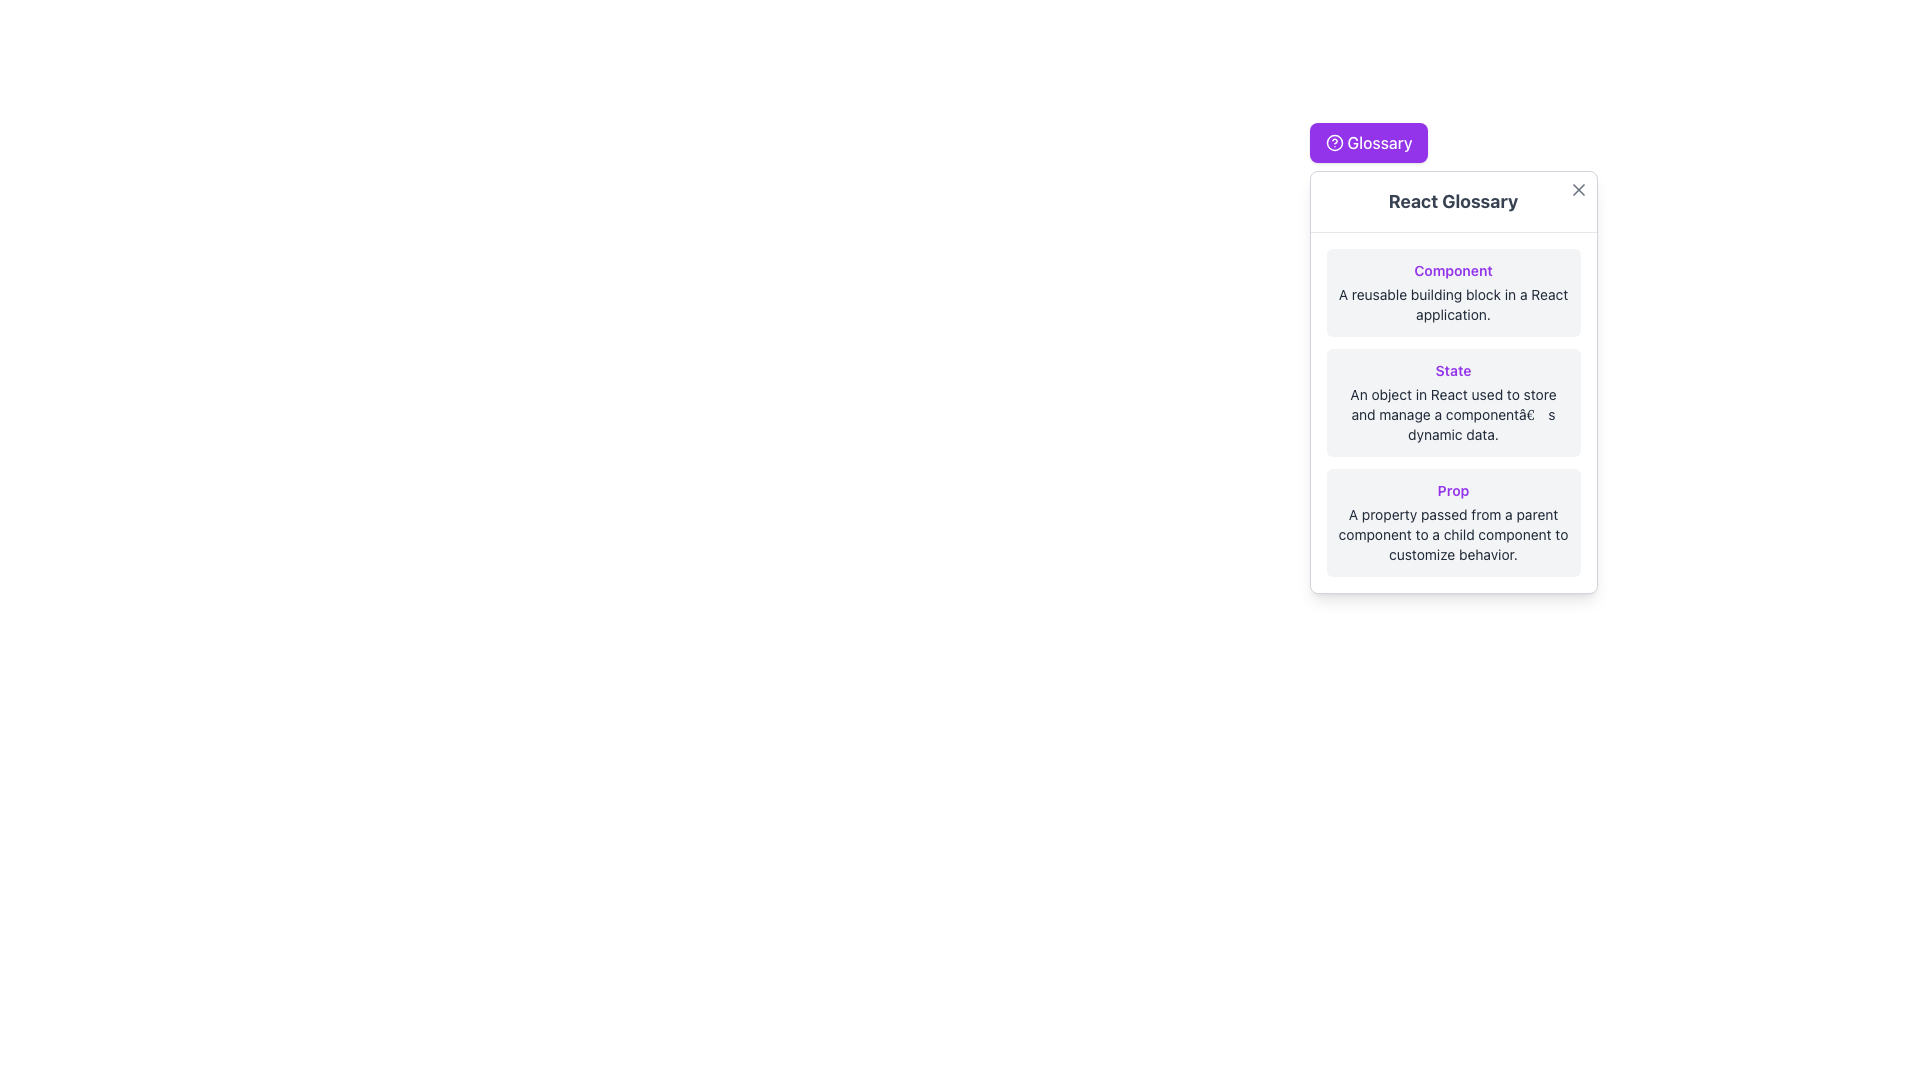 The height and width of the screenshot is (1080, 1920). What do you see at coordinates (1453, 270) in the screenshot?
I see `the heading element that describes the term 'Component' in the 'React Glossary' card` at bounding box center [1453, 270].